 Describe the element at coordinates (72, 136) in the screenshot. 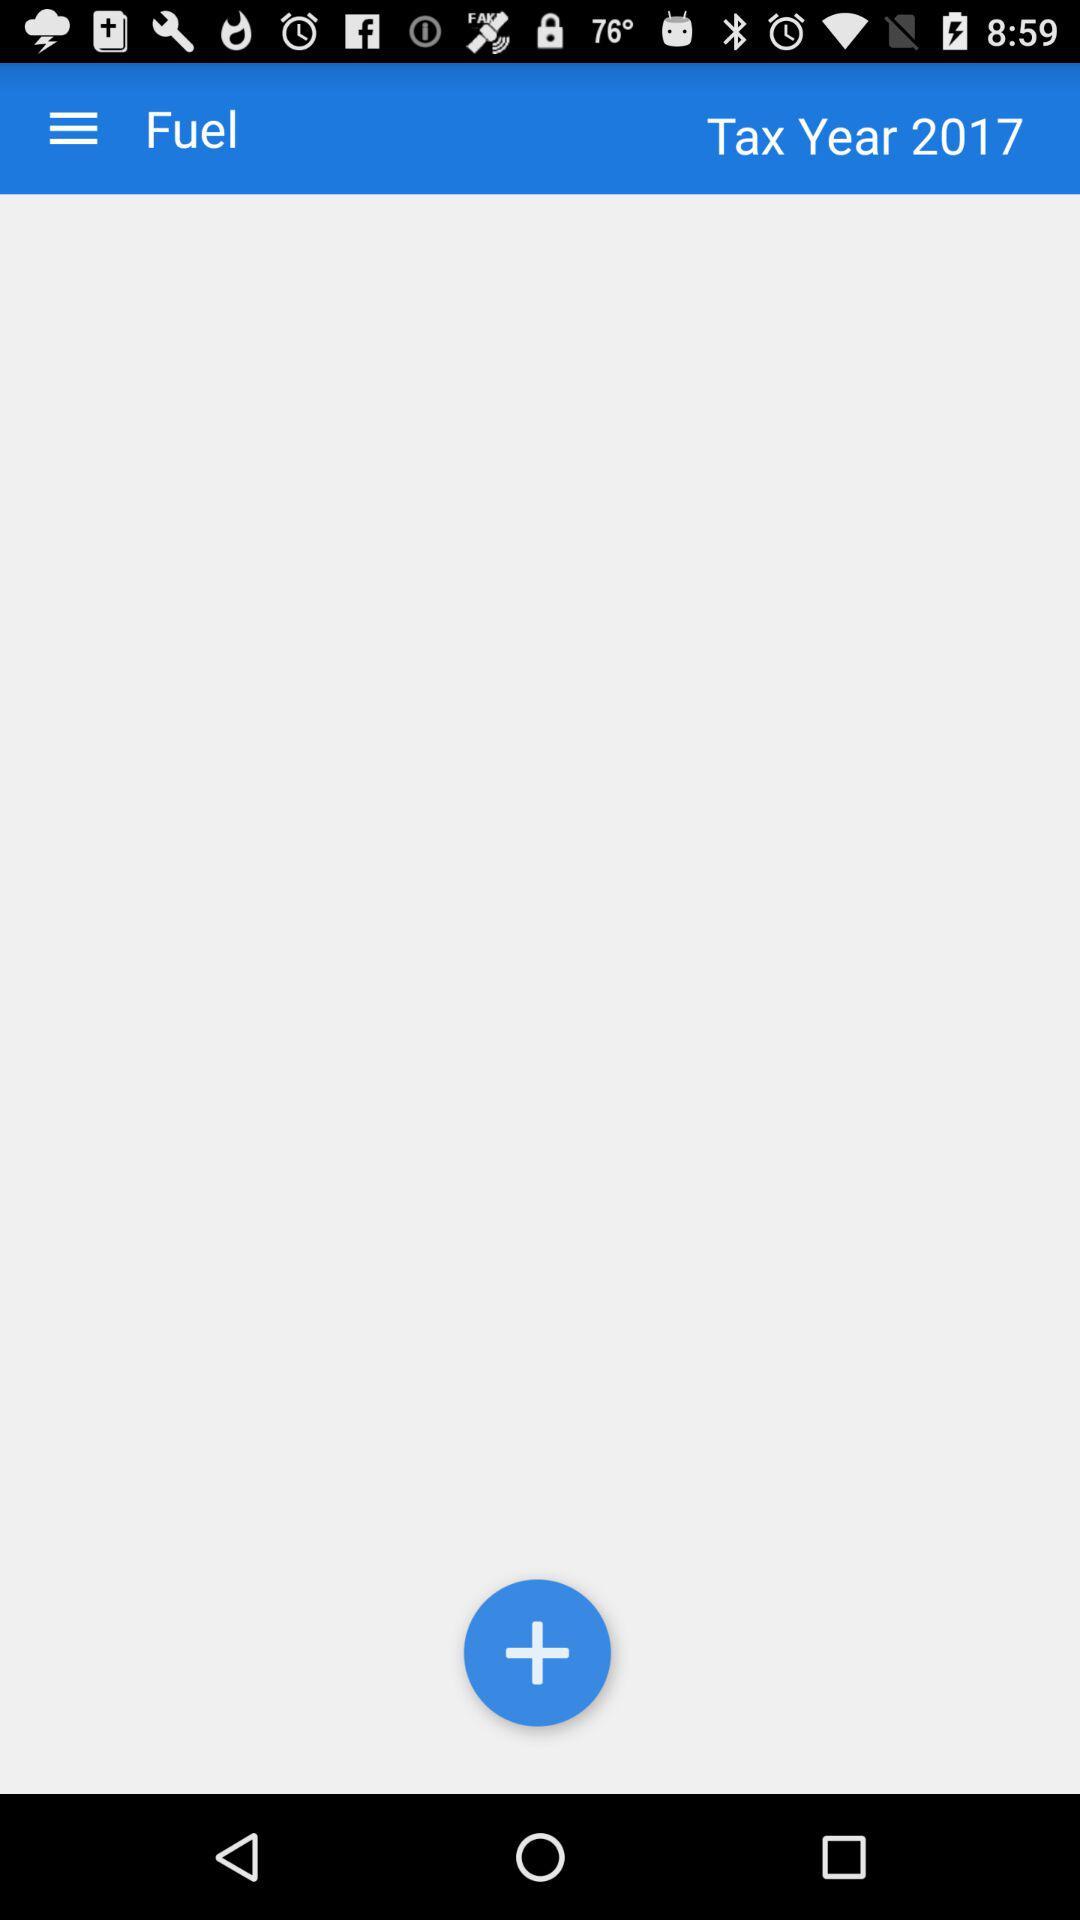

I see `the menu icon` at that location.